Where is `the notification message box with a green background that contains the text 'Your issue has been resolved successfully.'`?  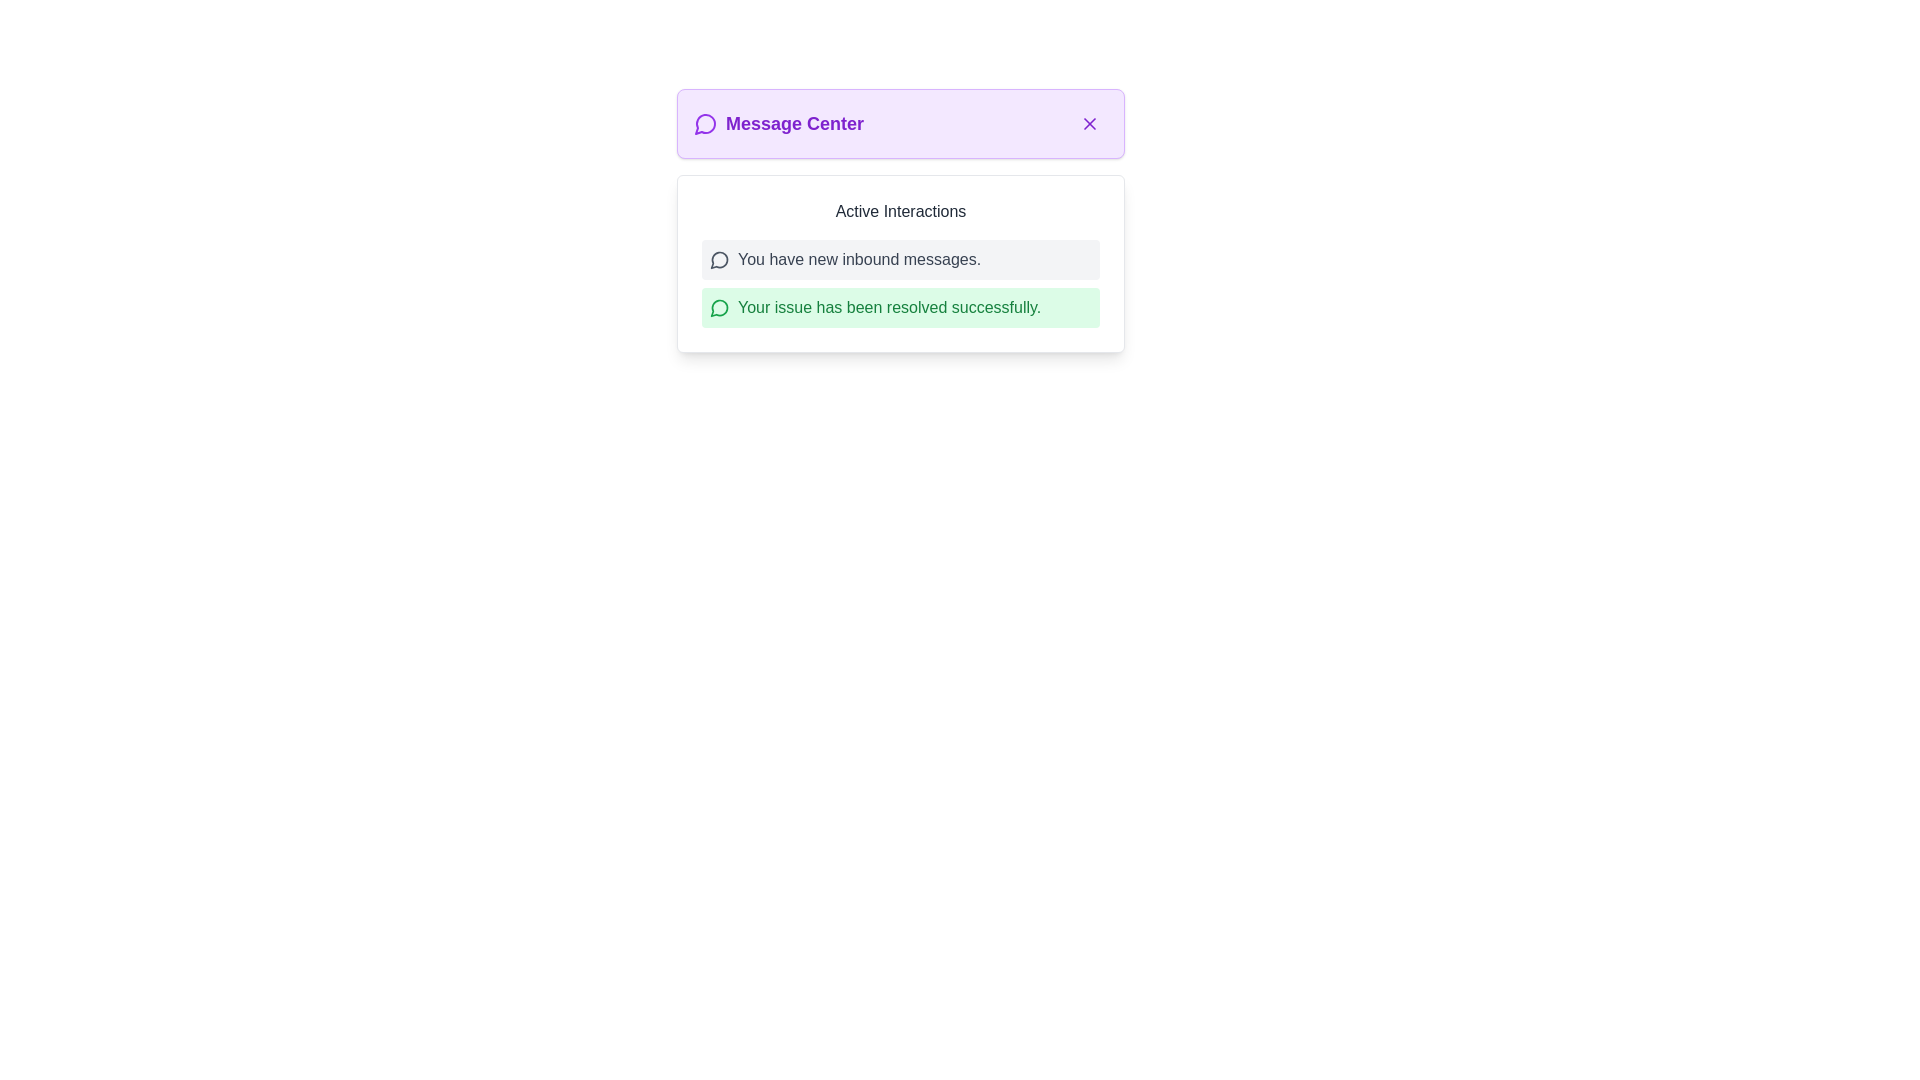
the notification message box with a green background that contains the text 'Your issue has been resolved successfully.' is located at coordinates (900, 308).